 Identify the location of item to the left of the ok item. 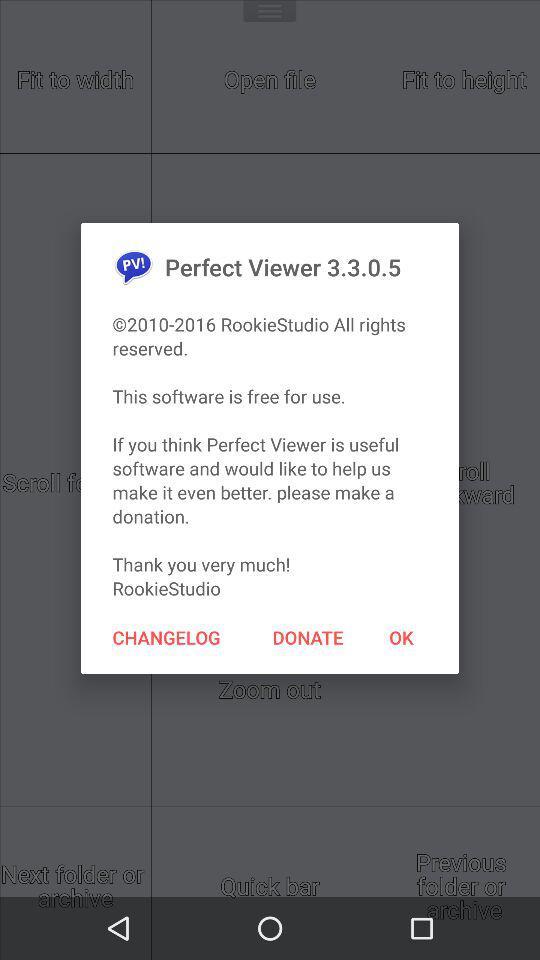
(308, 636).